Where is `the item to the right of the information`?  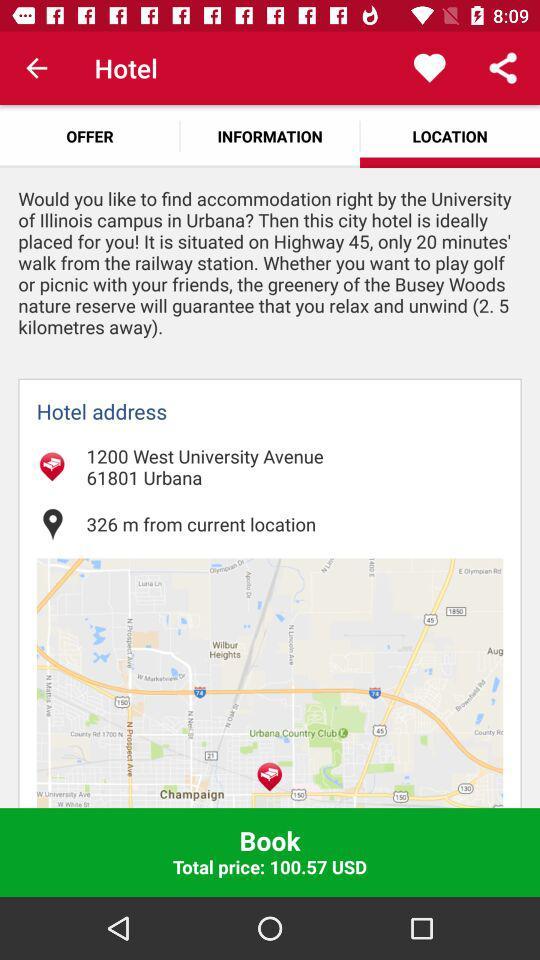
the item to the right of the information is located at coordinates (428, 68).